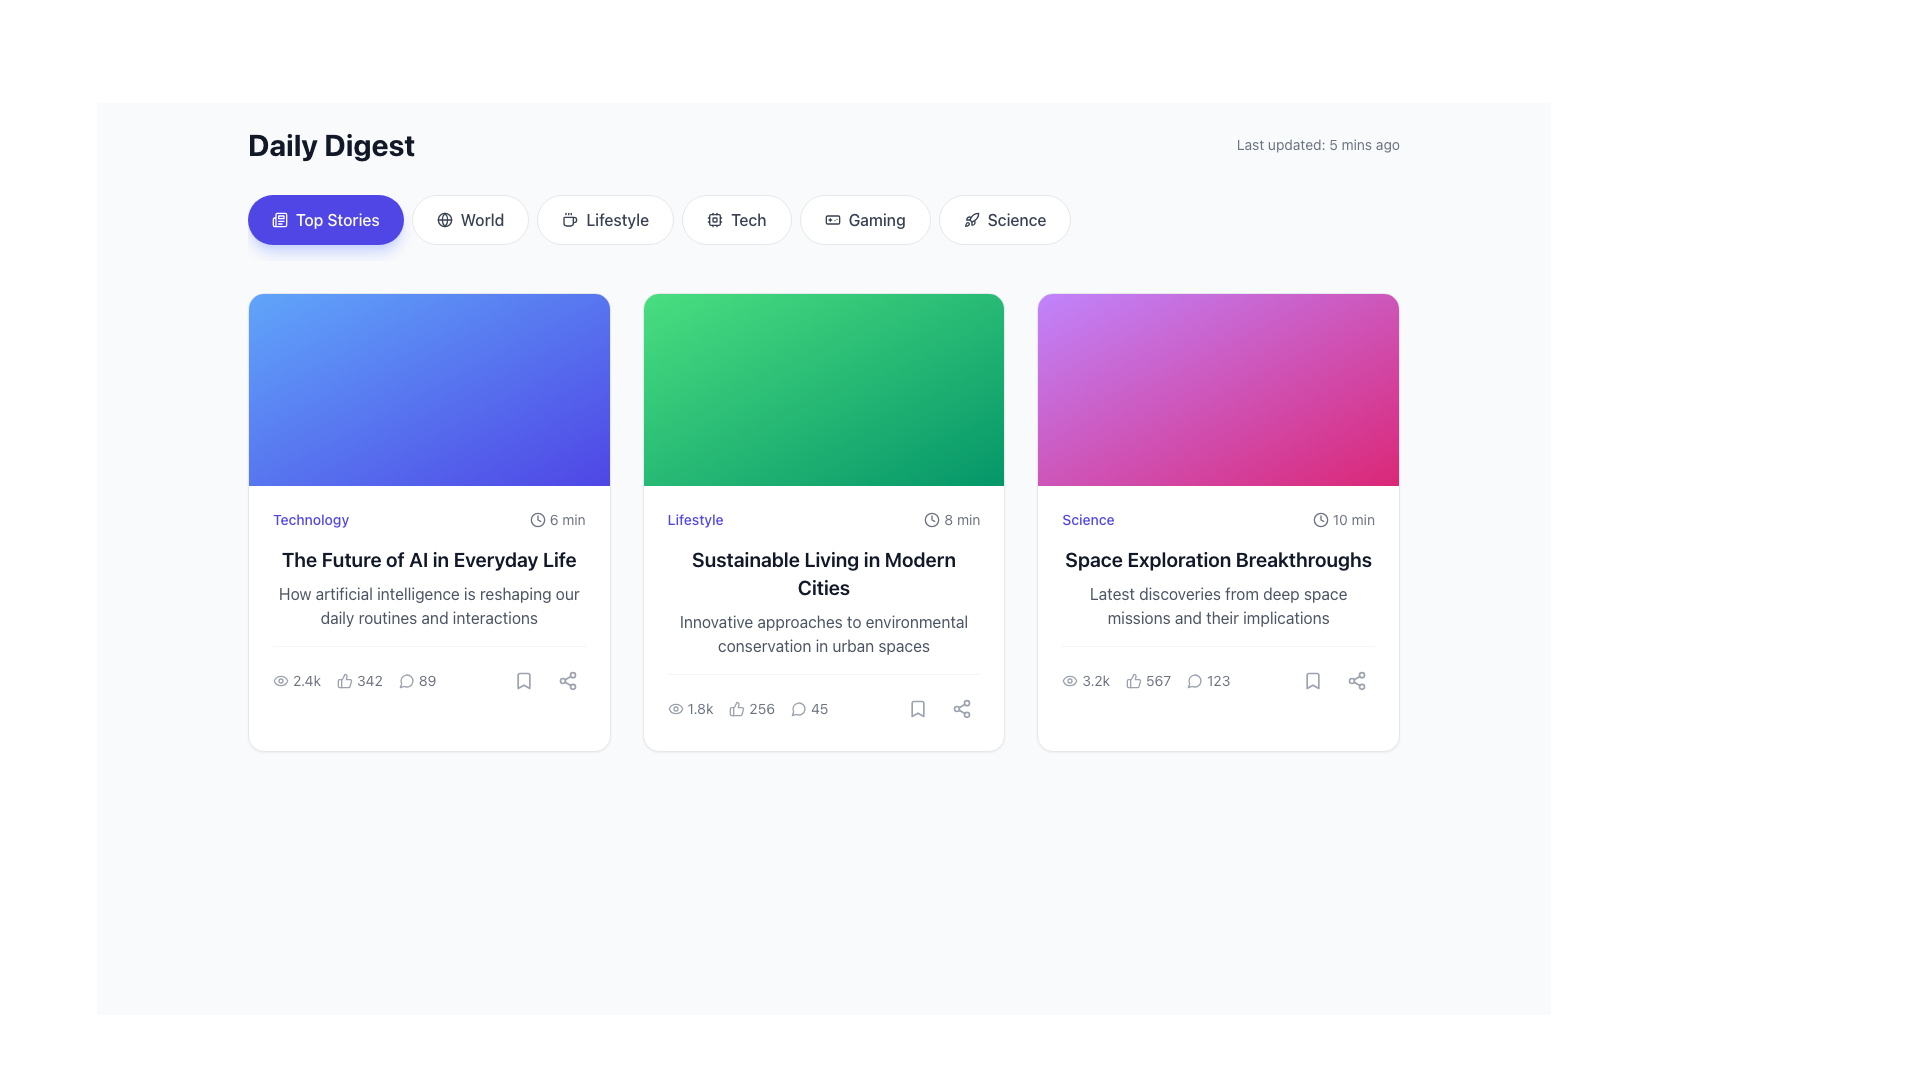  Describe the element at coordinates (951, 519) in the screenshot. I see `the estimated reading time text with icon located in the top-right corner of the 'Lifestyle' card, aligned with the 'Lifestyle' tag` at that location.